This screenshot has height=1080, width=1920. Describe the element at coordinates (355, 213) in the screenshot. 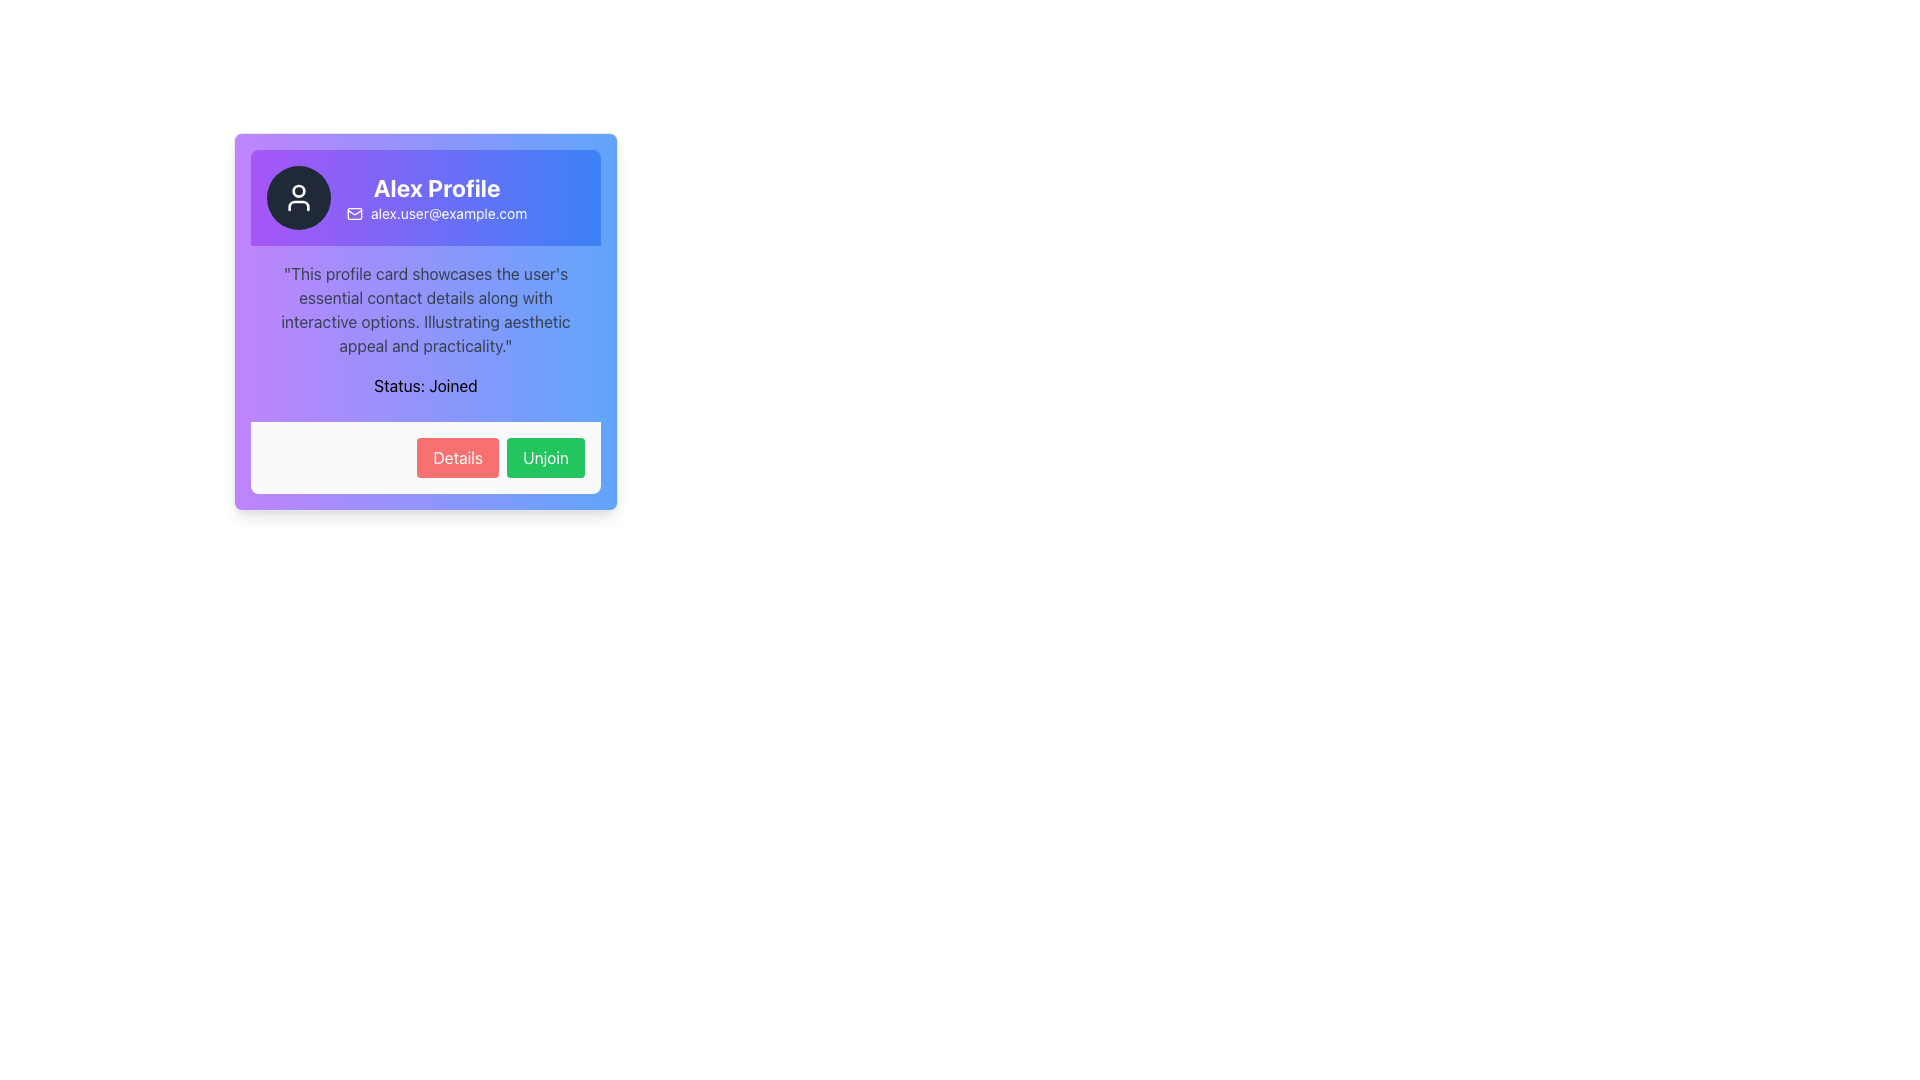

I see `the email icon located in the upper-left part of the profile card, which visually indicates the email address 'alex.user@example.com'` at that location.